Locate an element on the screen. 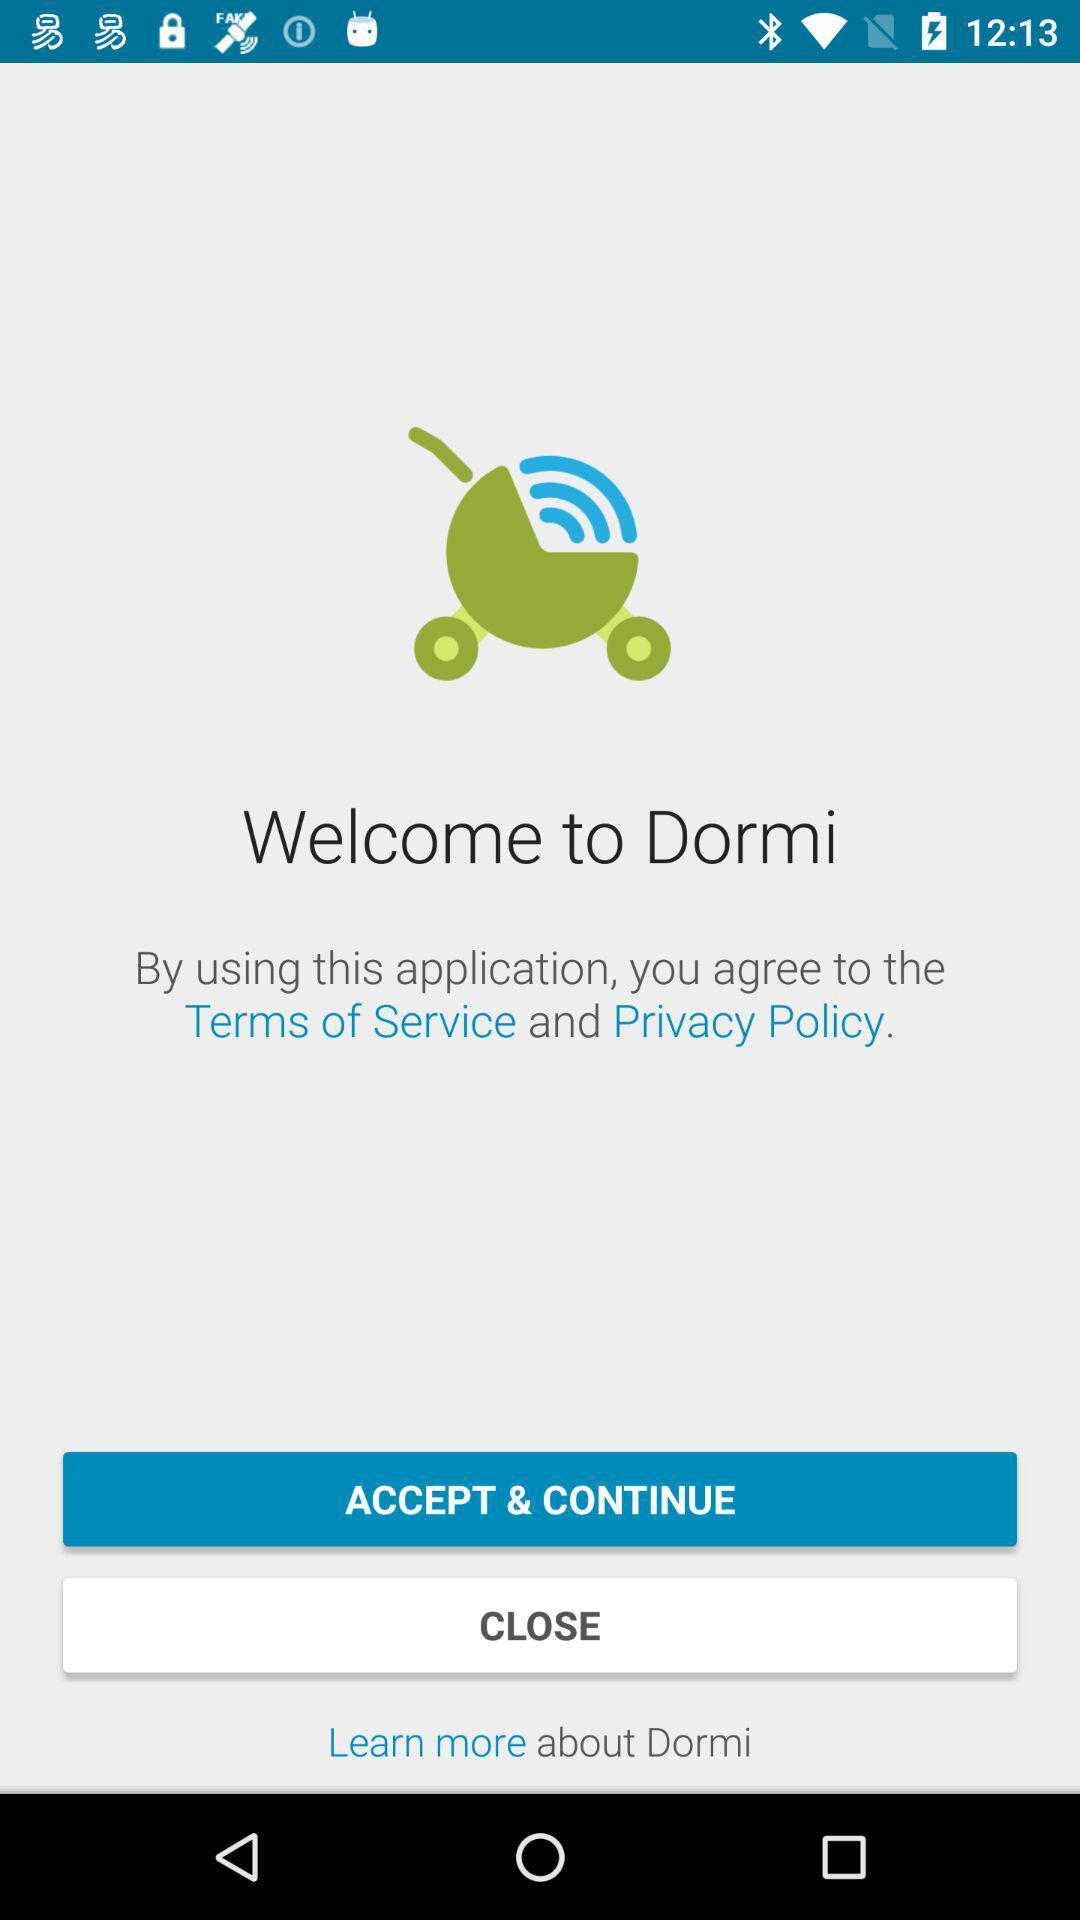 The height and width of the screenshot is (1920, 1080). icon below the accept & continue icon is located at coordinates (540, 1625).